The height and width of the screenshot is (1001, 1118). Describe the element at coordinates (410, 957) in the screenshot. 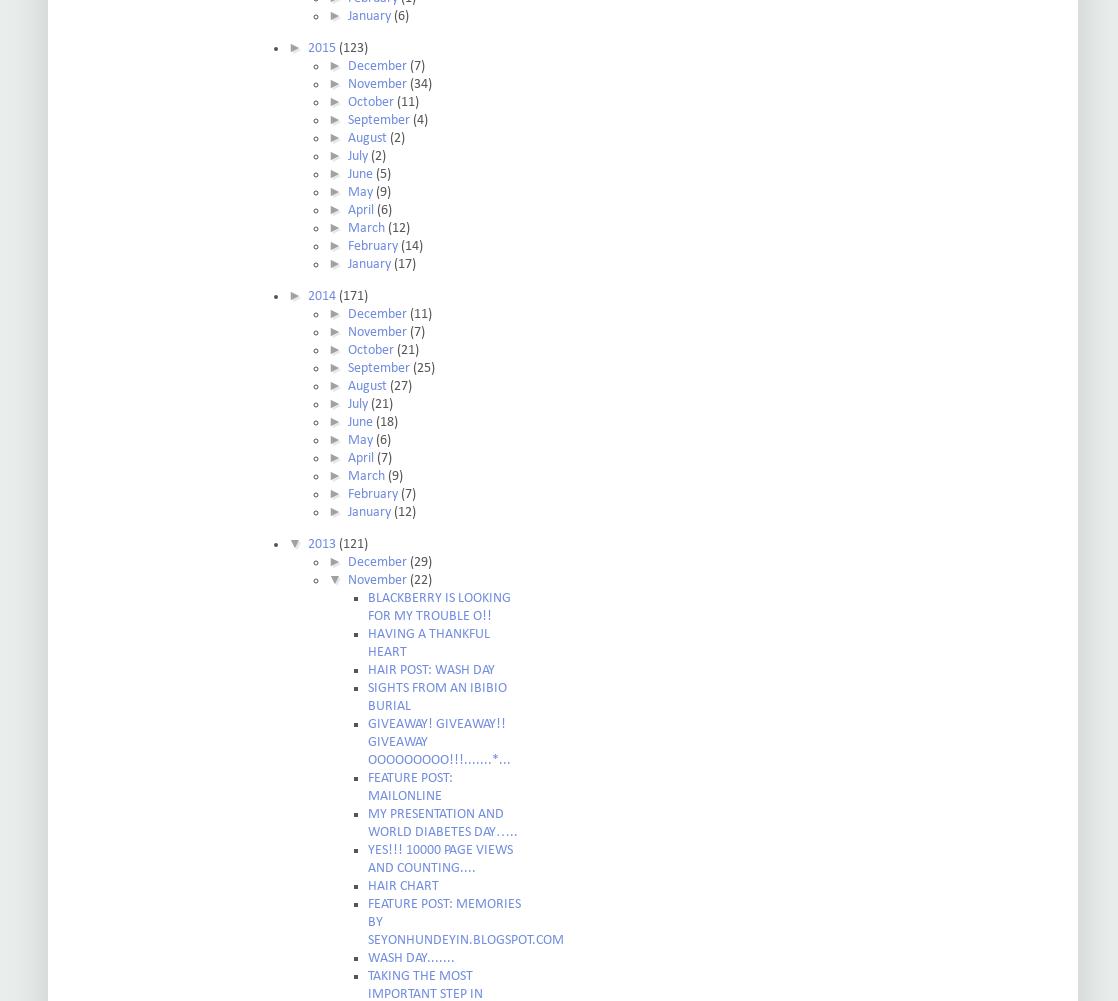

I see `'WASH DAY.......'` at that location.